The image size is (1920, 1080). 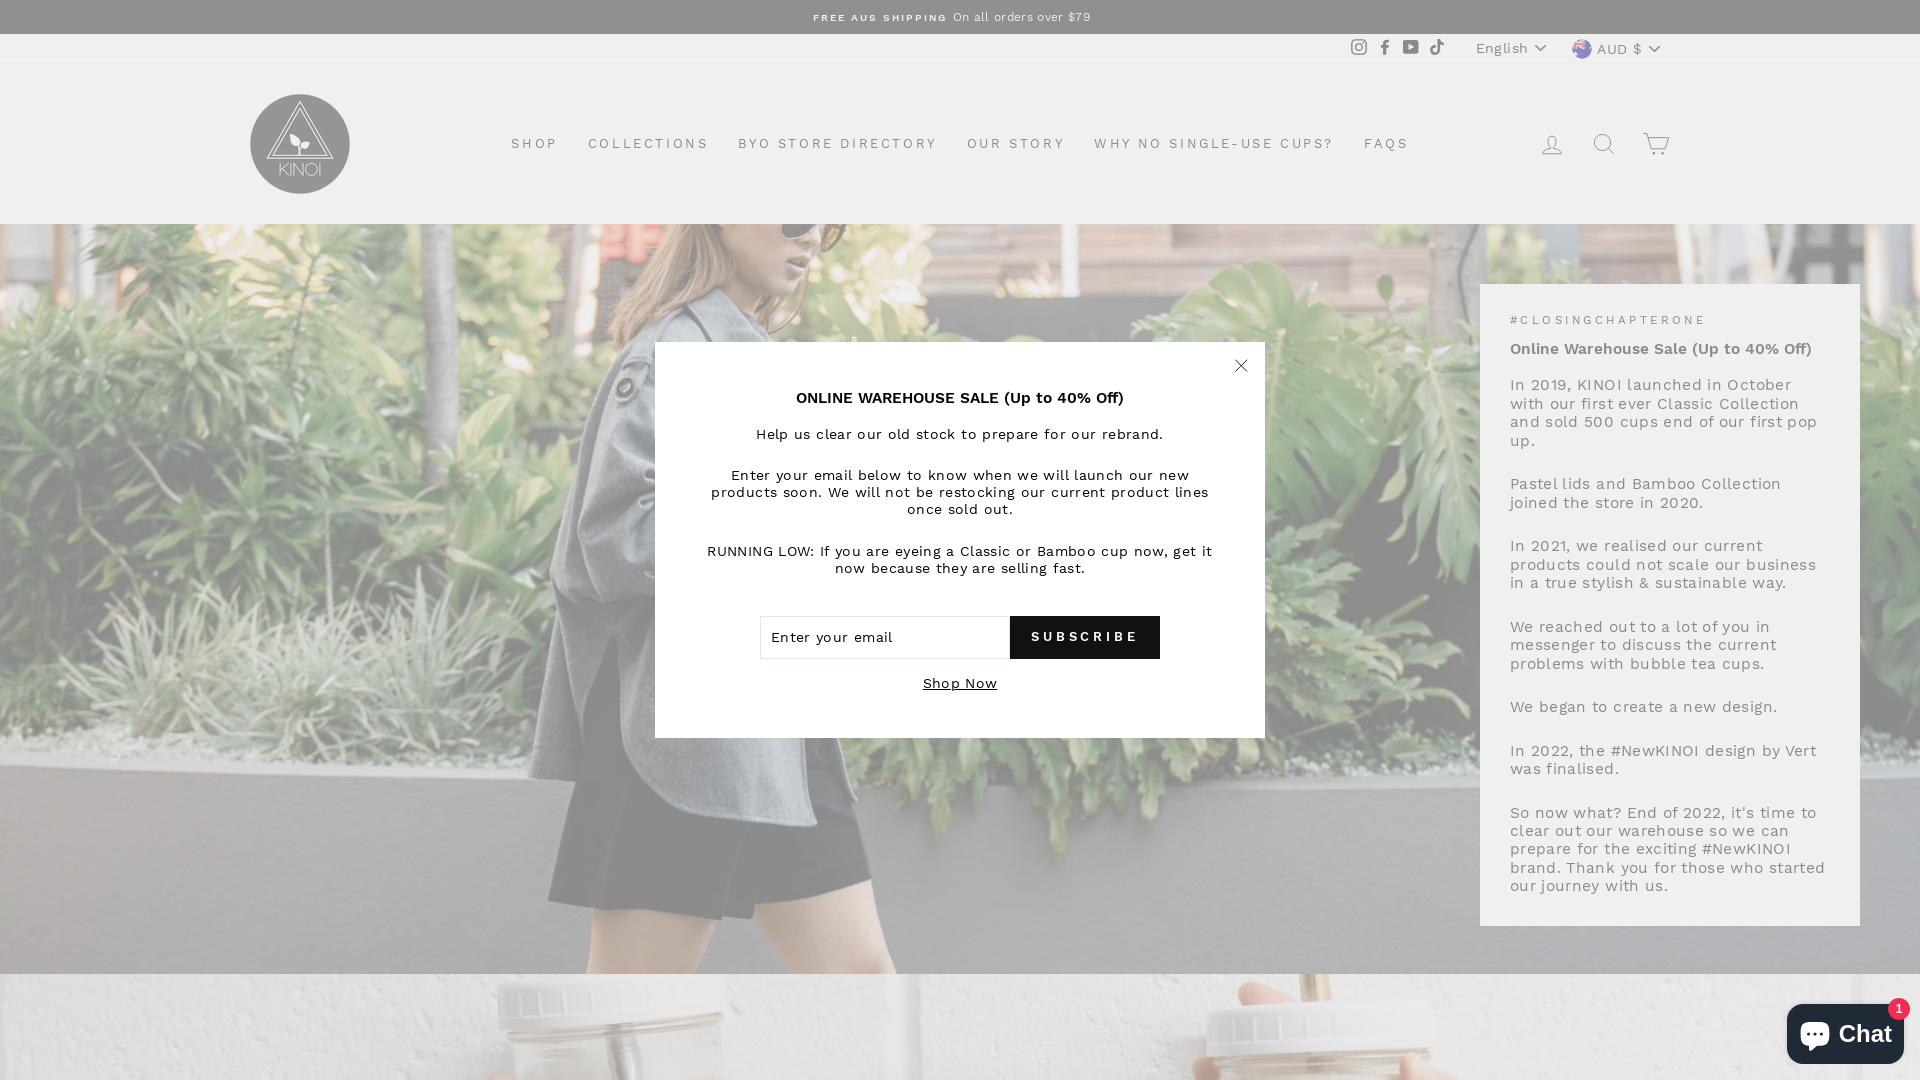 I want to click on 'BYO STORE DIRECTORY', so click(x=836, y=143).